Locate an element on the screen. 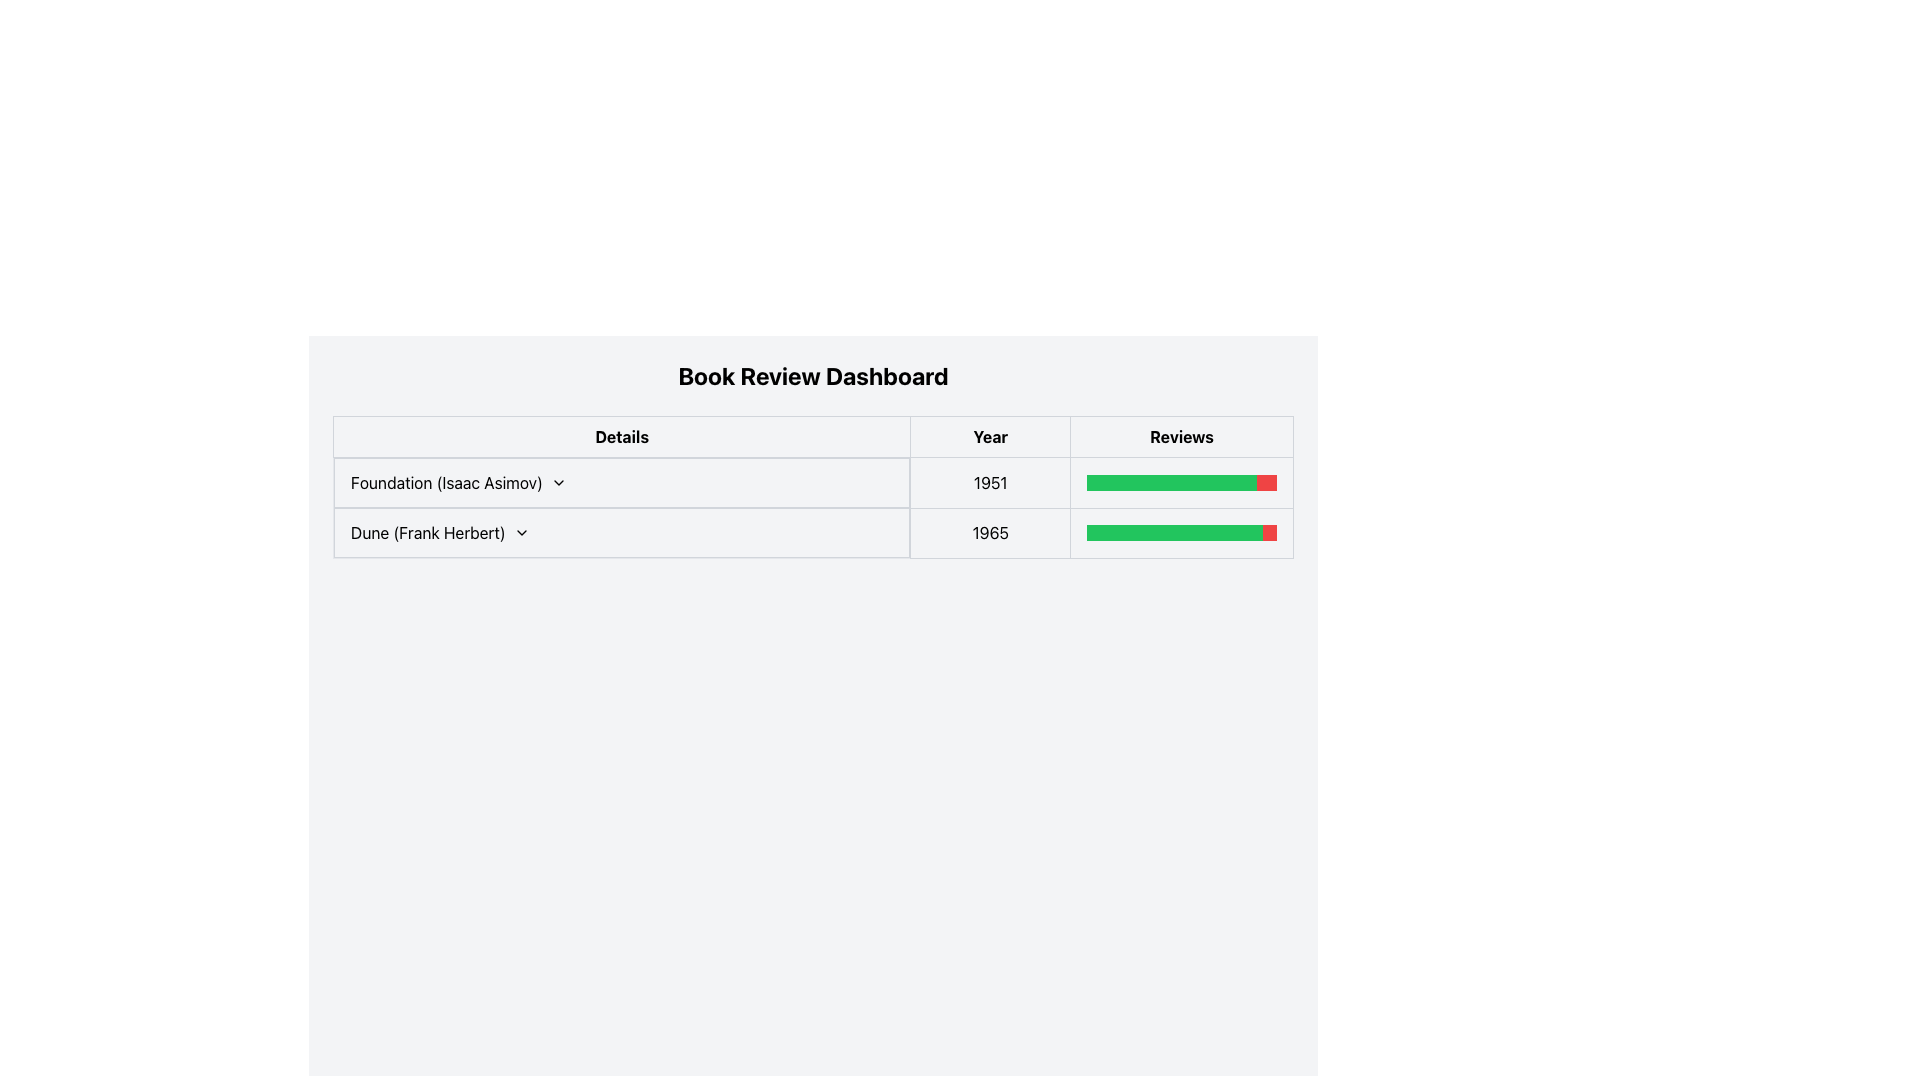  the 'Details' column header, which is the first column header in the table, characterized by a bold label and a light gray background is located at coordinates (621, 435).